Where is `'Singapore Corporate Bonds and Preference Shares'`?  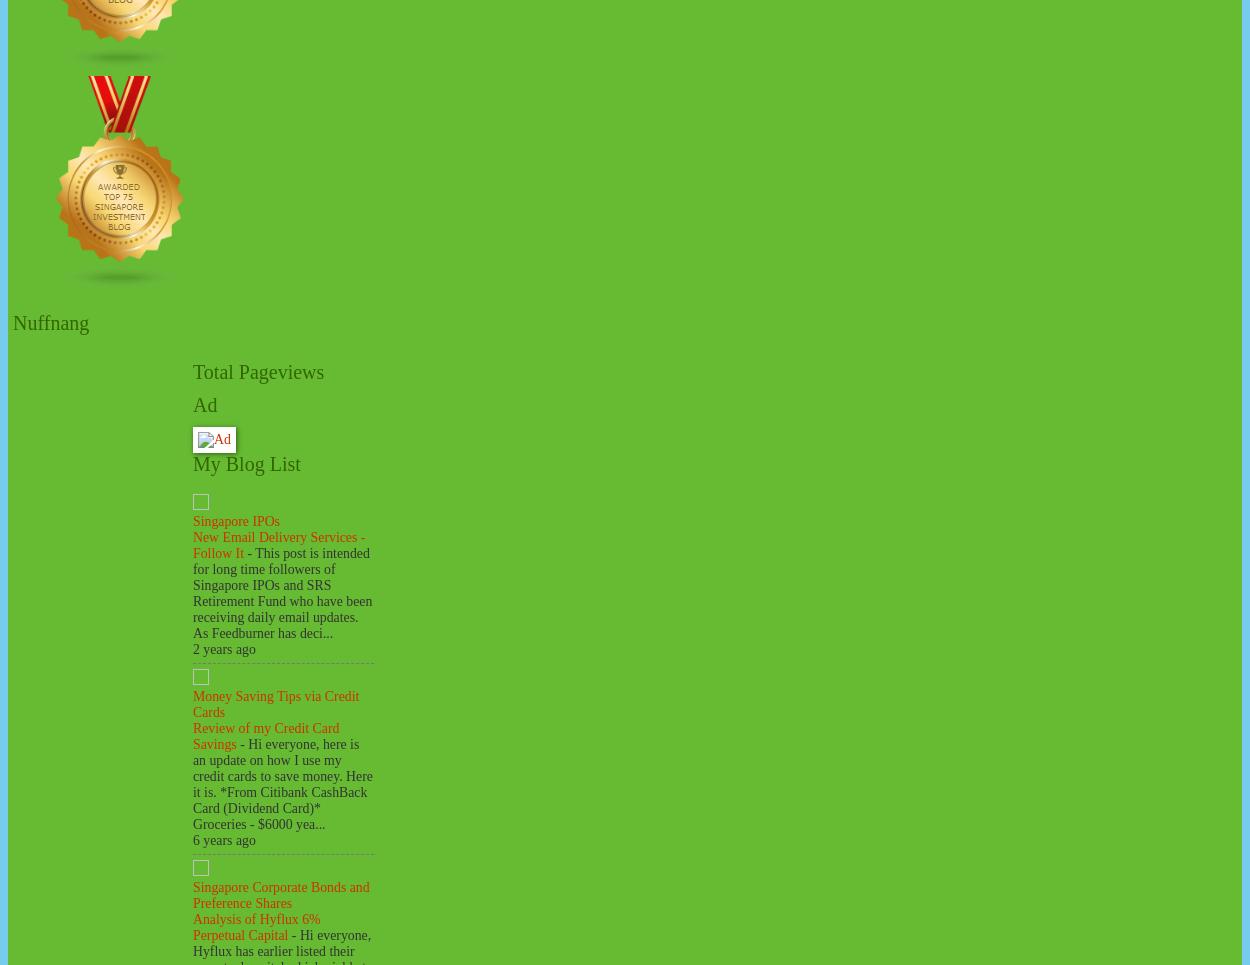 'Singapore Corporate Bonds and Preference Shares' is located at coordinates (192, 893).